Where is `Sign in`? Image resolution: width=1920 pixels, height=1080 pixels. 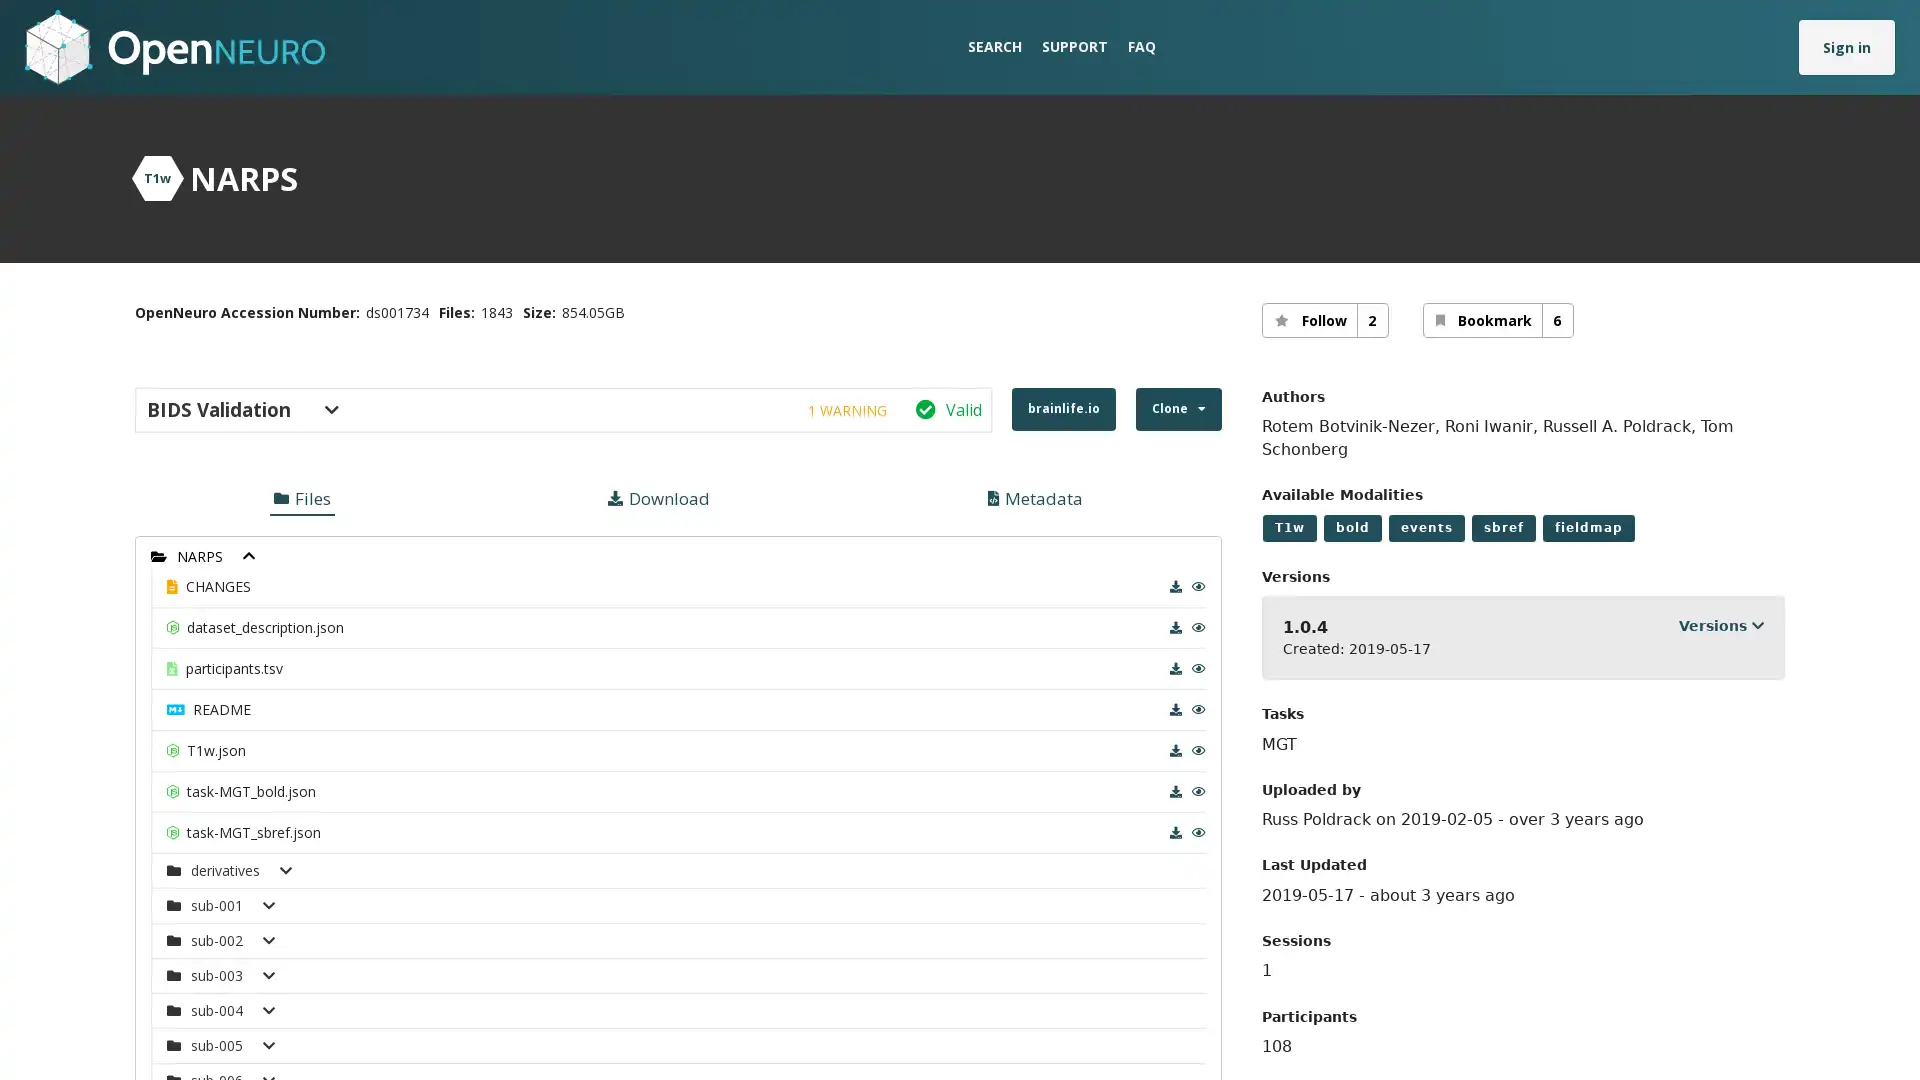
Sign in is located at coordinates (1846, 45).